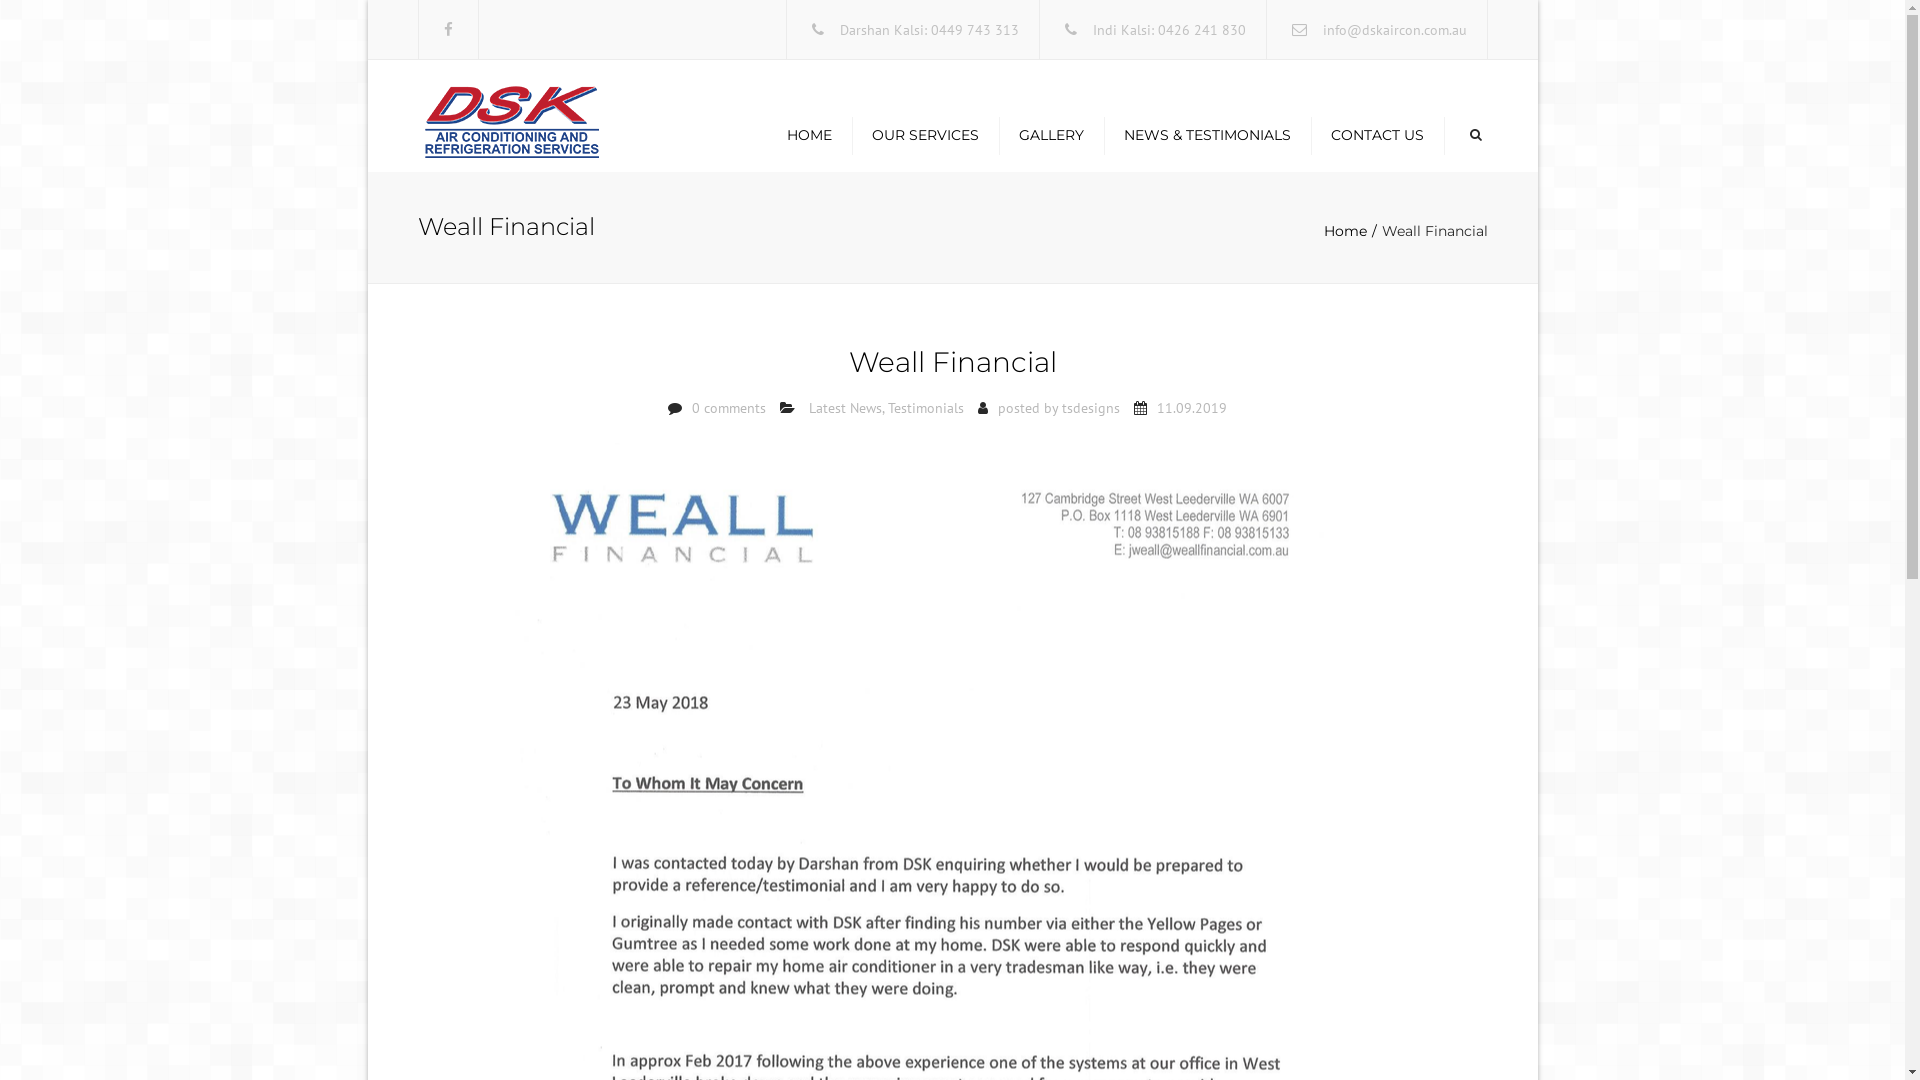 Image resolution: width=1920 pixels, height=1080 pixels. Describe the element at coordinates (1112, 135) in the screenshot. I see `'NEWS & TESTIMONIALS'` at that location.